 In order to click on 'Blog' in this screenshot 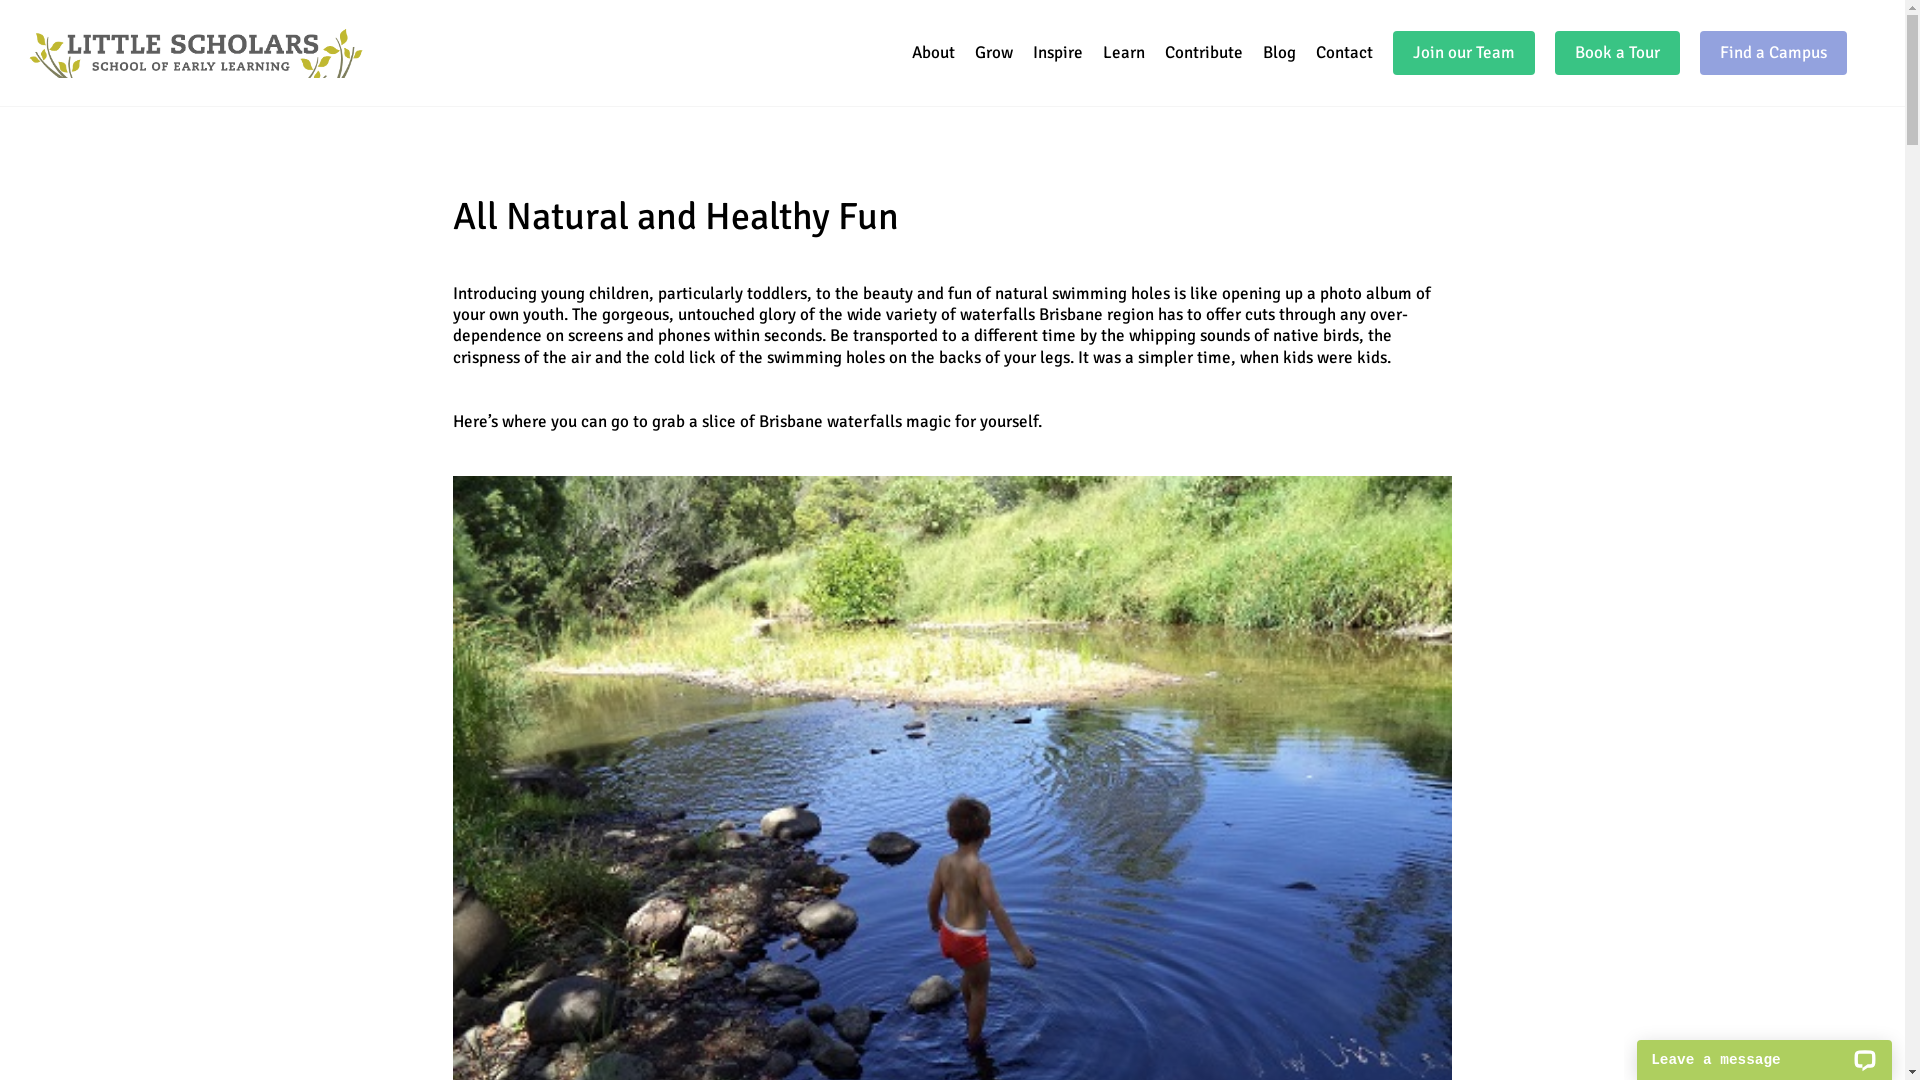, I will do `click(1278, 52)`.